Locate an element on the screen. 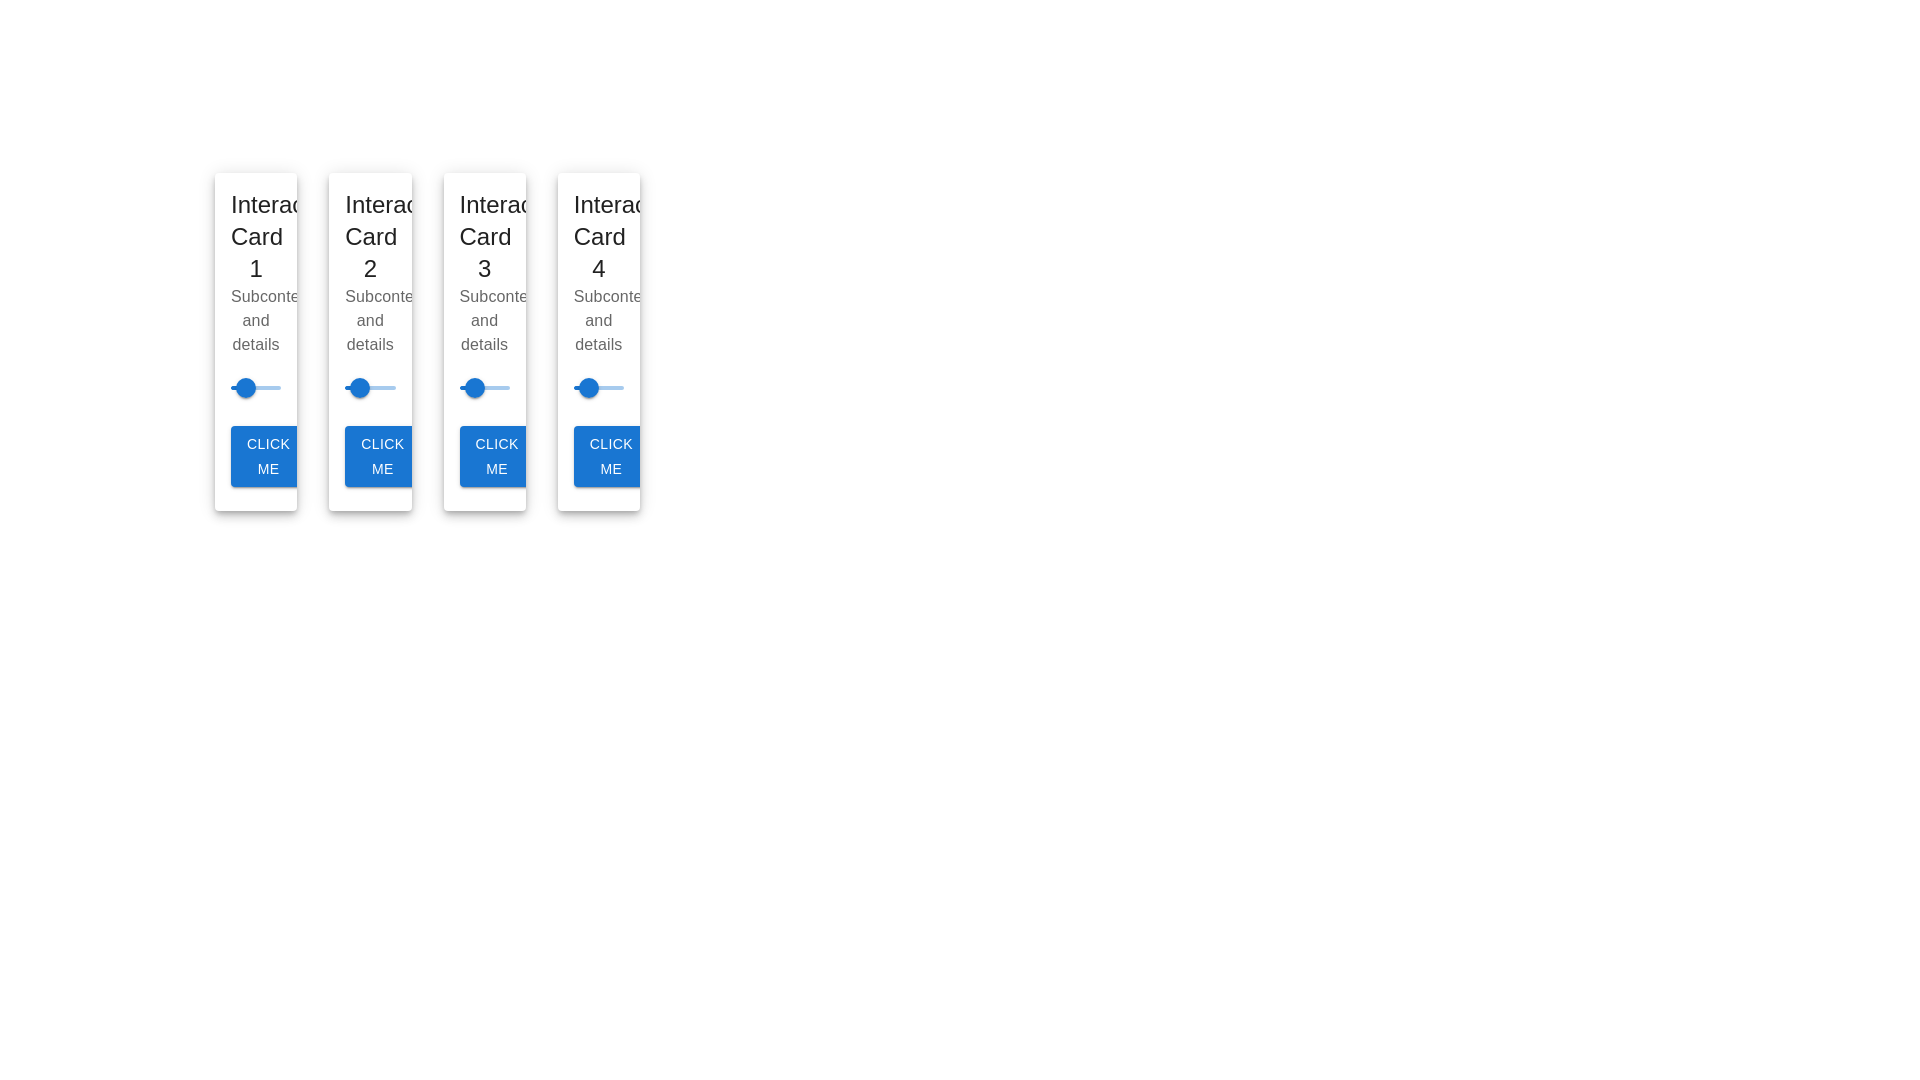 The width and height of the screenshot is (1920, 1080). the slider value is located at coordinates (501, 388).